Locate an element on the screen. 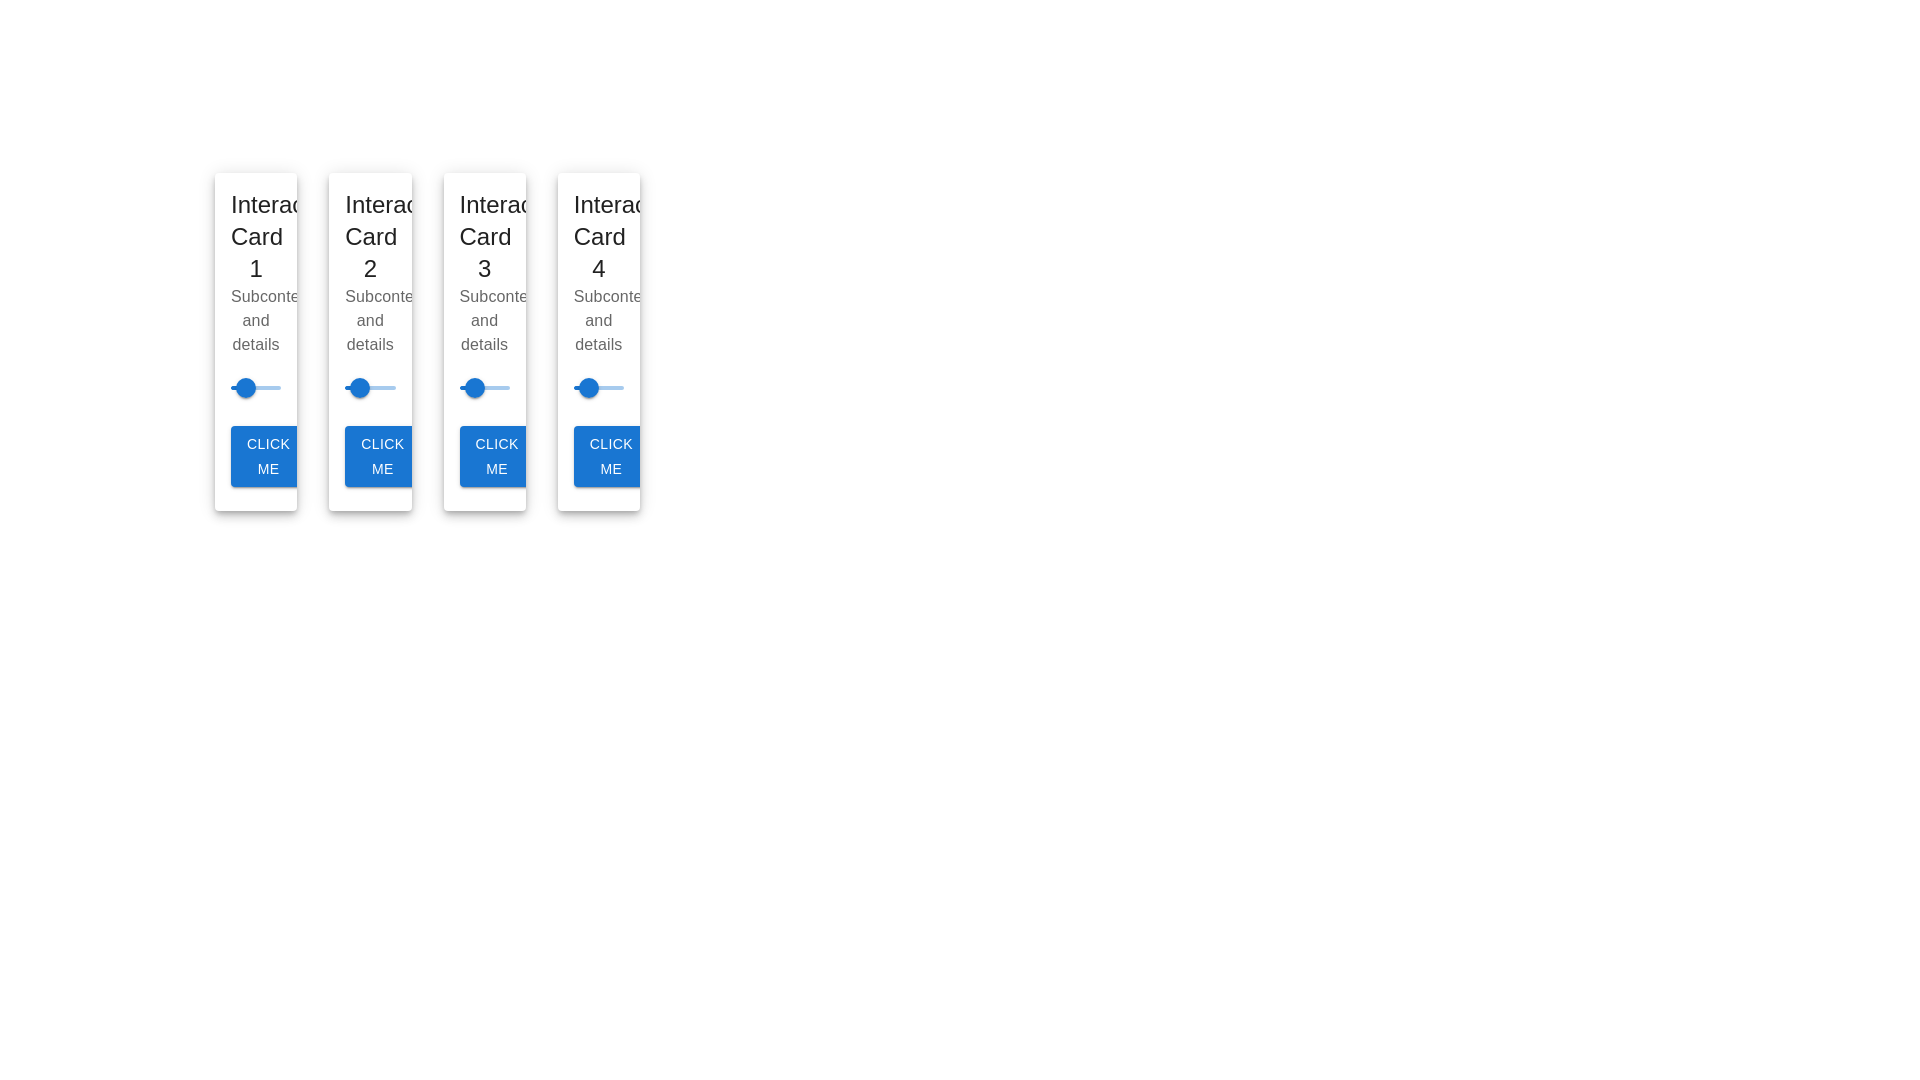 The width and height of the screenshot is (1920, 1080). the slider value is located at coordinates (501, 388).